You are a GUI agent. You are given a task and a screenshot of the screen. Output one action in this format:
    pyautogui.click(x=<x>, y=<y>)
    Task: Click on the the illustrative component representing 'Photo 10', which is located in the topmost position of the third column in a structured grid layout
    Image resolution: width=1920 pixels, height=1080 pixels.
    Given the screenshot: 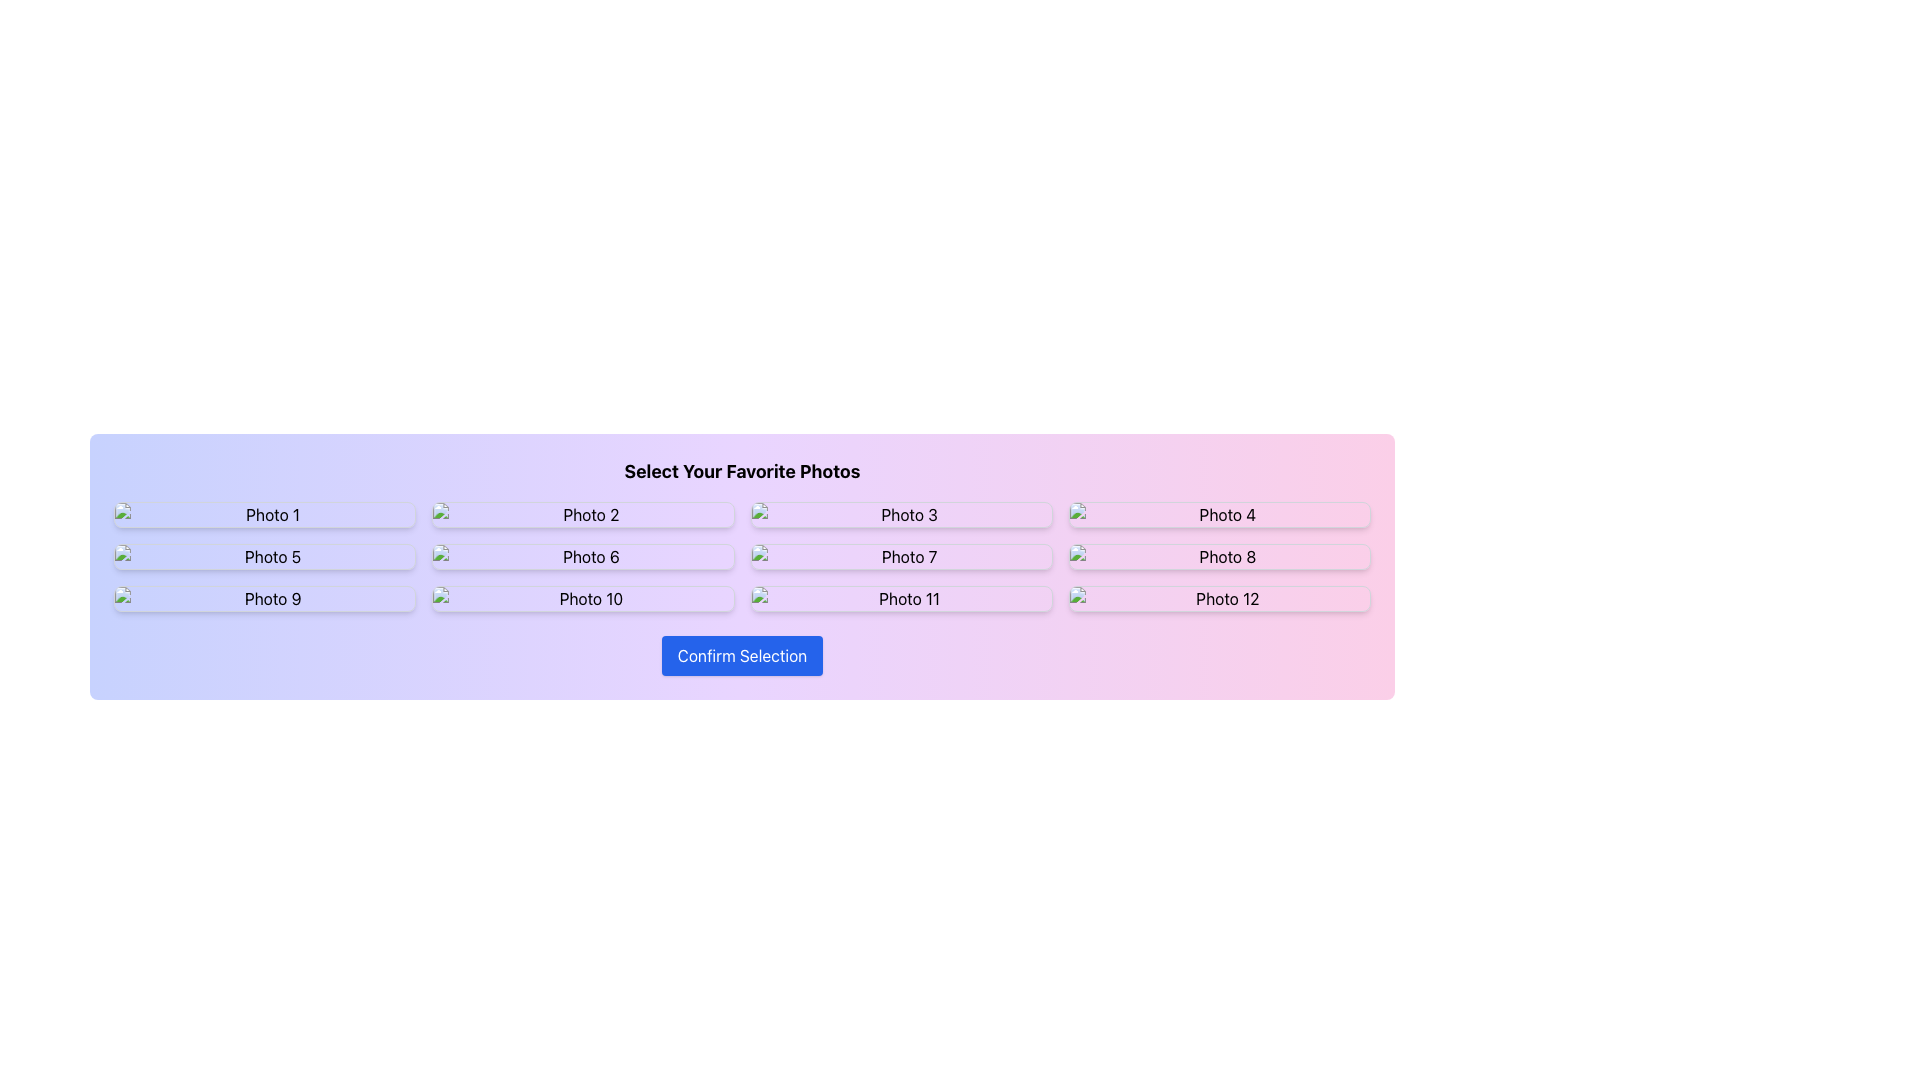 What is the action you would take?
    pyautogui.click(x=582, y=597)
    